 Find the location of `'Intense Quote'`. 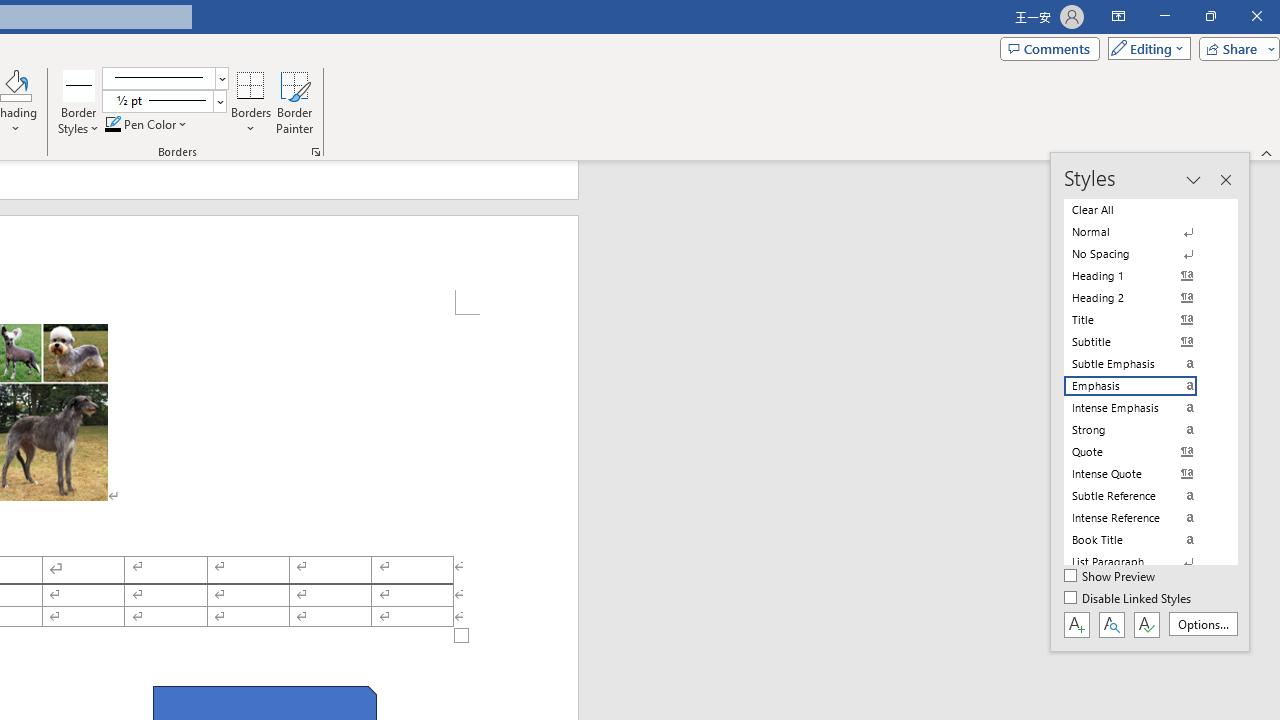

'Intense Quote' is located at coordinates (1142, 474).